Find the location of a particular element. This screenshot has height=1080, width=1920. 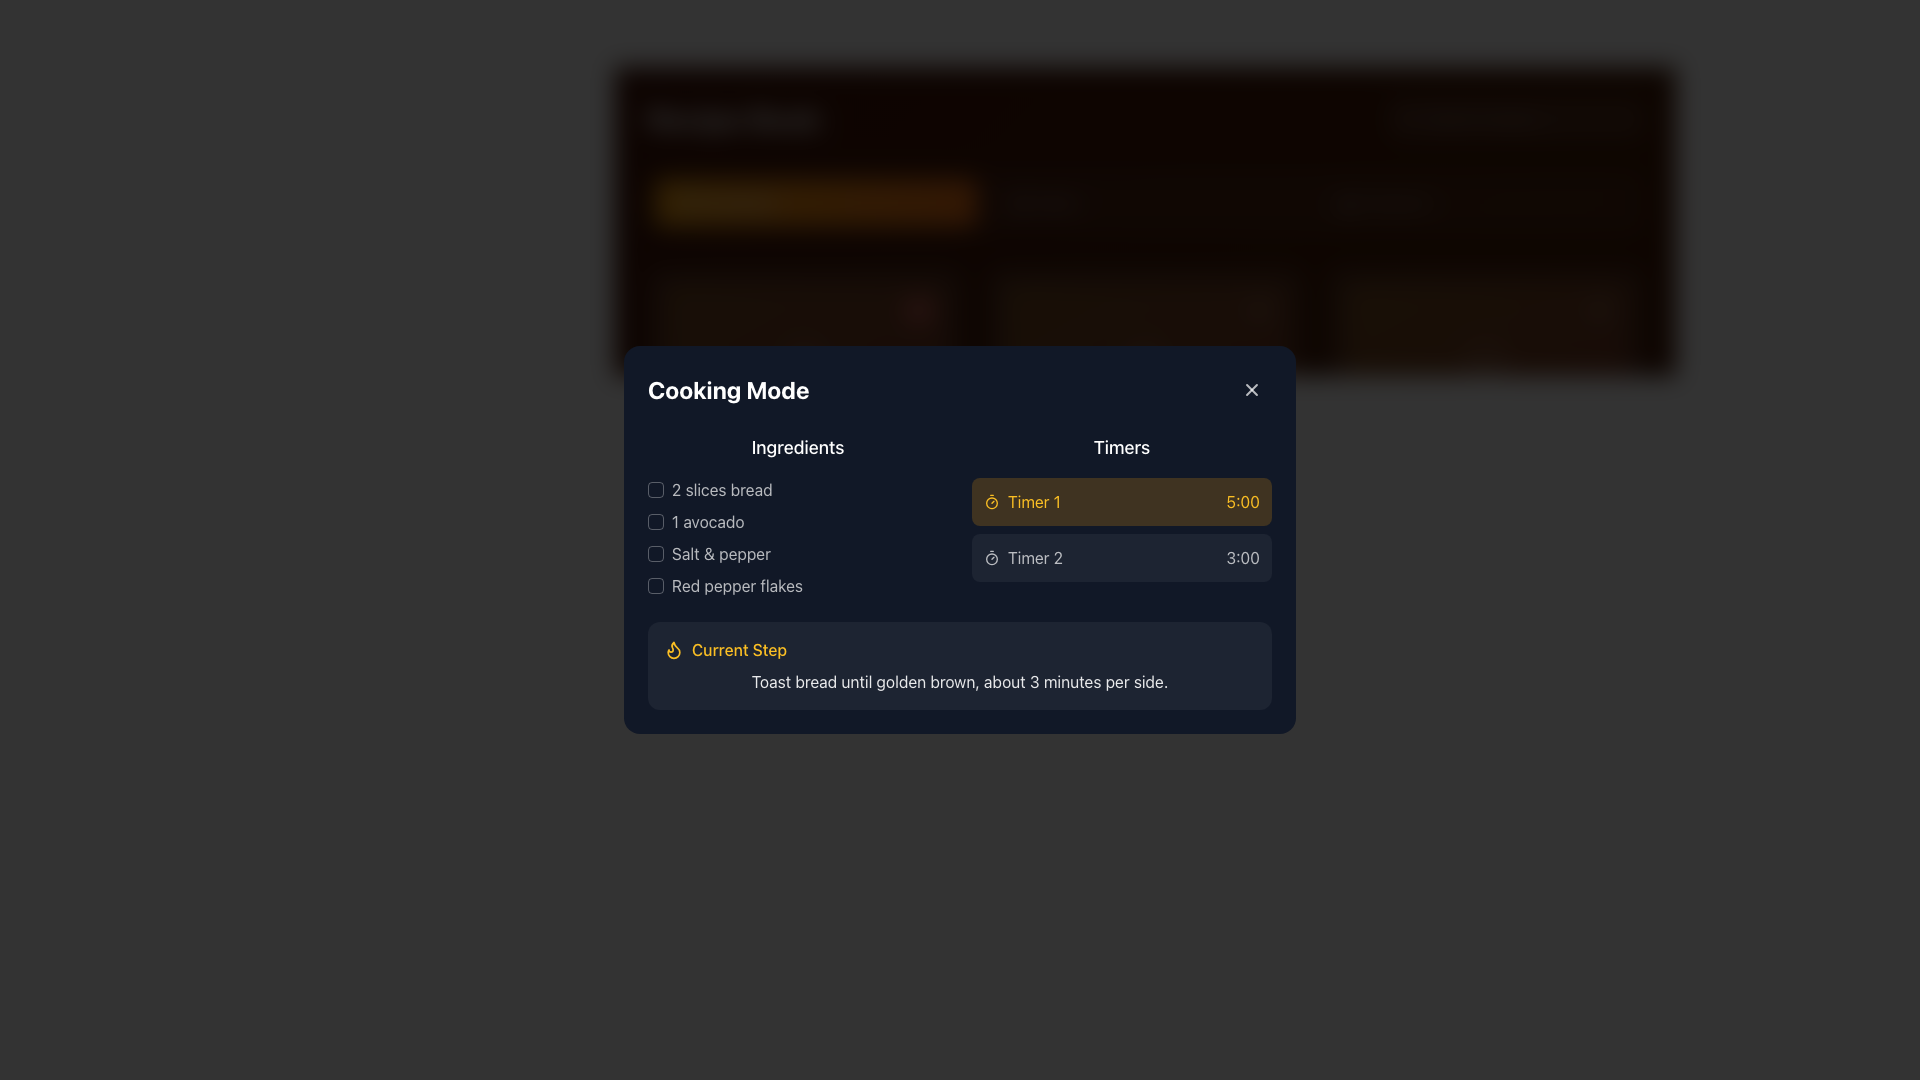

the 'Timer 1' label with the gold text and timer icon, located in the 'Timers' section of the dialog is located at coordinates (1022, 500).